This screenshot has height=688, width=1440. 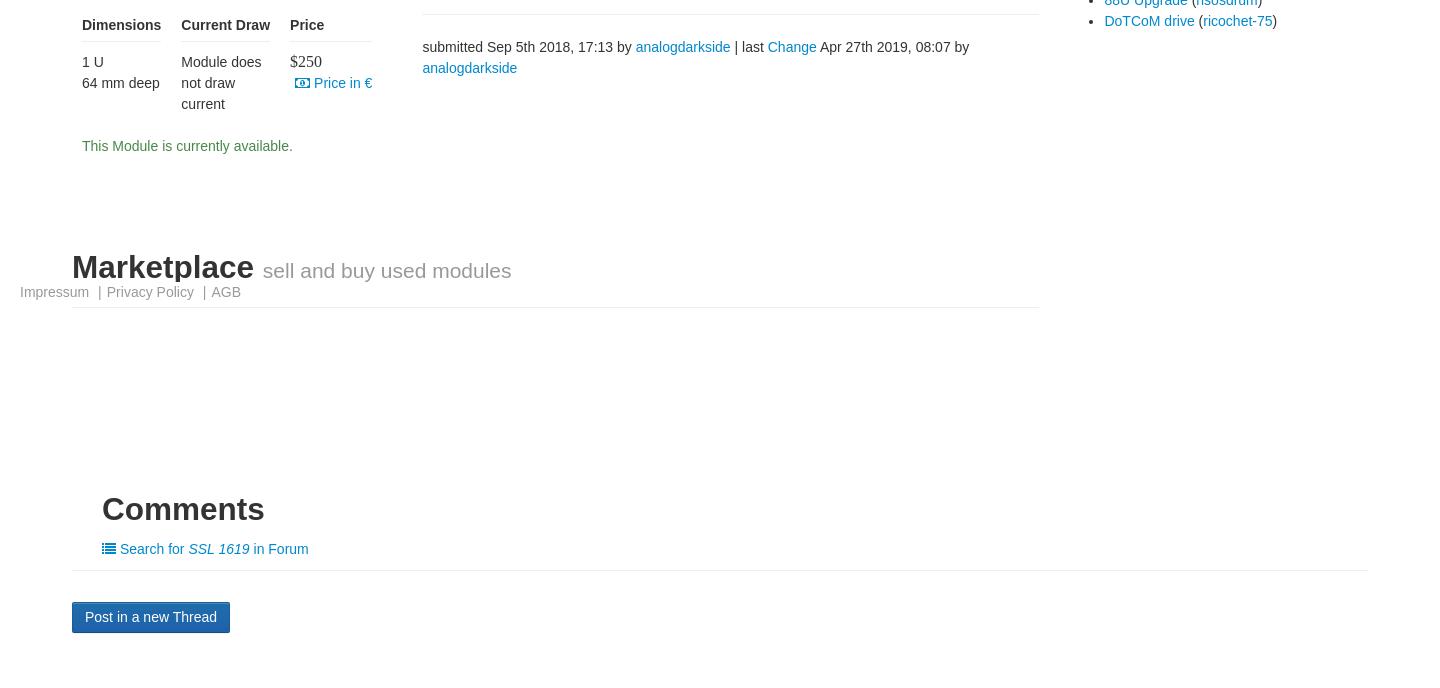 What do you see at coordinates (221, 82) in the screenshot?
I see `'Module does not draw current'` at bounding box center [221, 82].